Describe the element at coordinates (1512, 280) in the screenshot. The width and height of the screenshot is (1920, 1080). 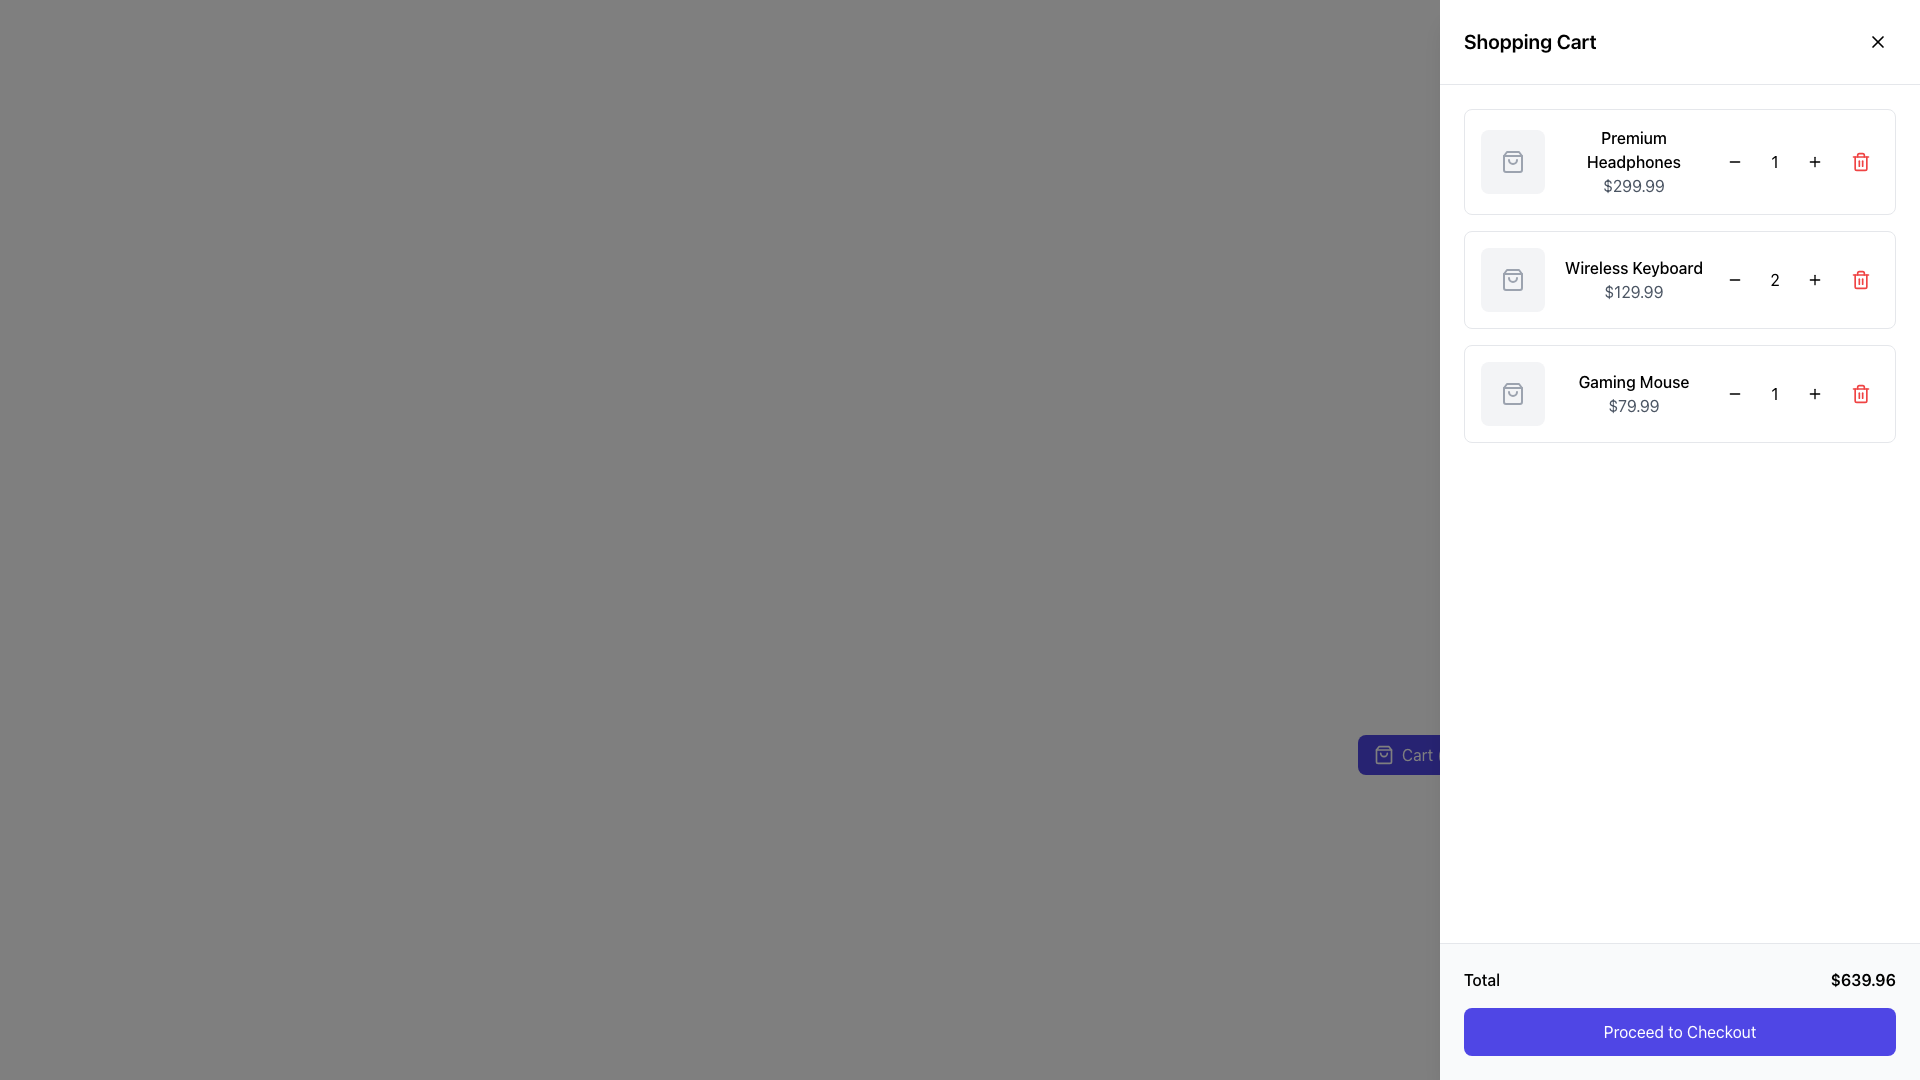
I see `the product image icon located to the left of the 'Wireless Keyboard' text in the shopping cart's second item` at that location.